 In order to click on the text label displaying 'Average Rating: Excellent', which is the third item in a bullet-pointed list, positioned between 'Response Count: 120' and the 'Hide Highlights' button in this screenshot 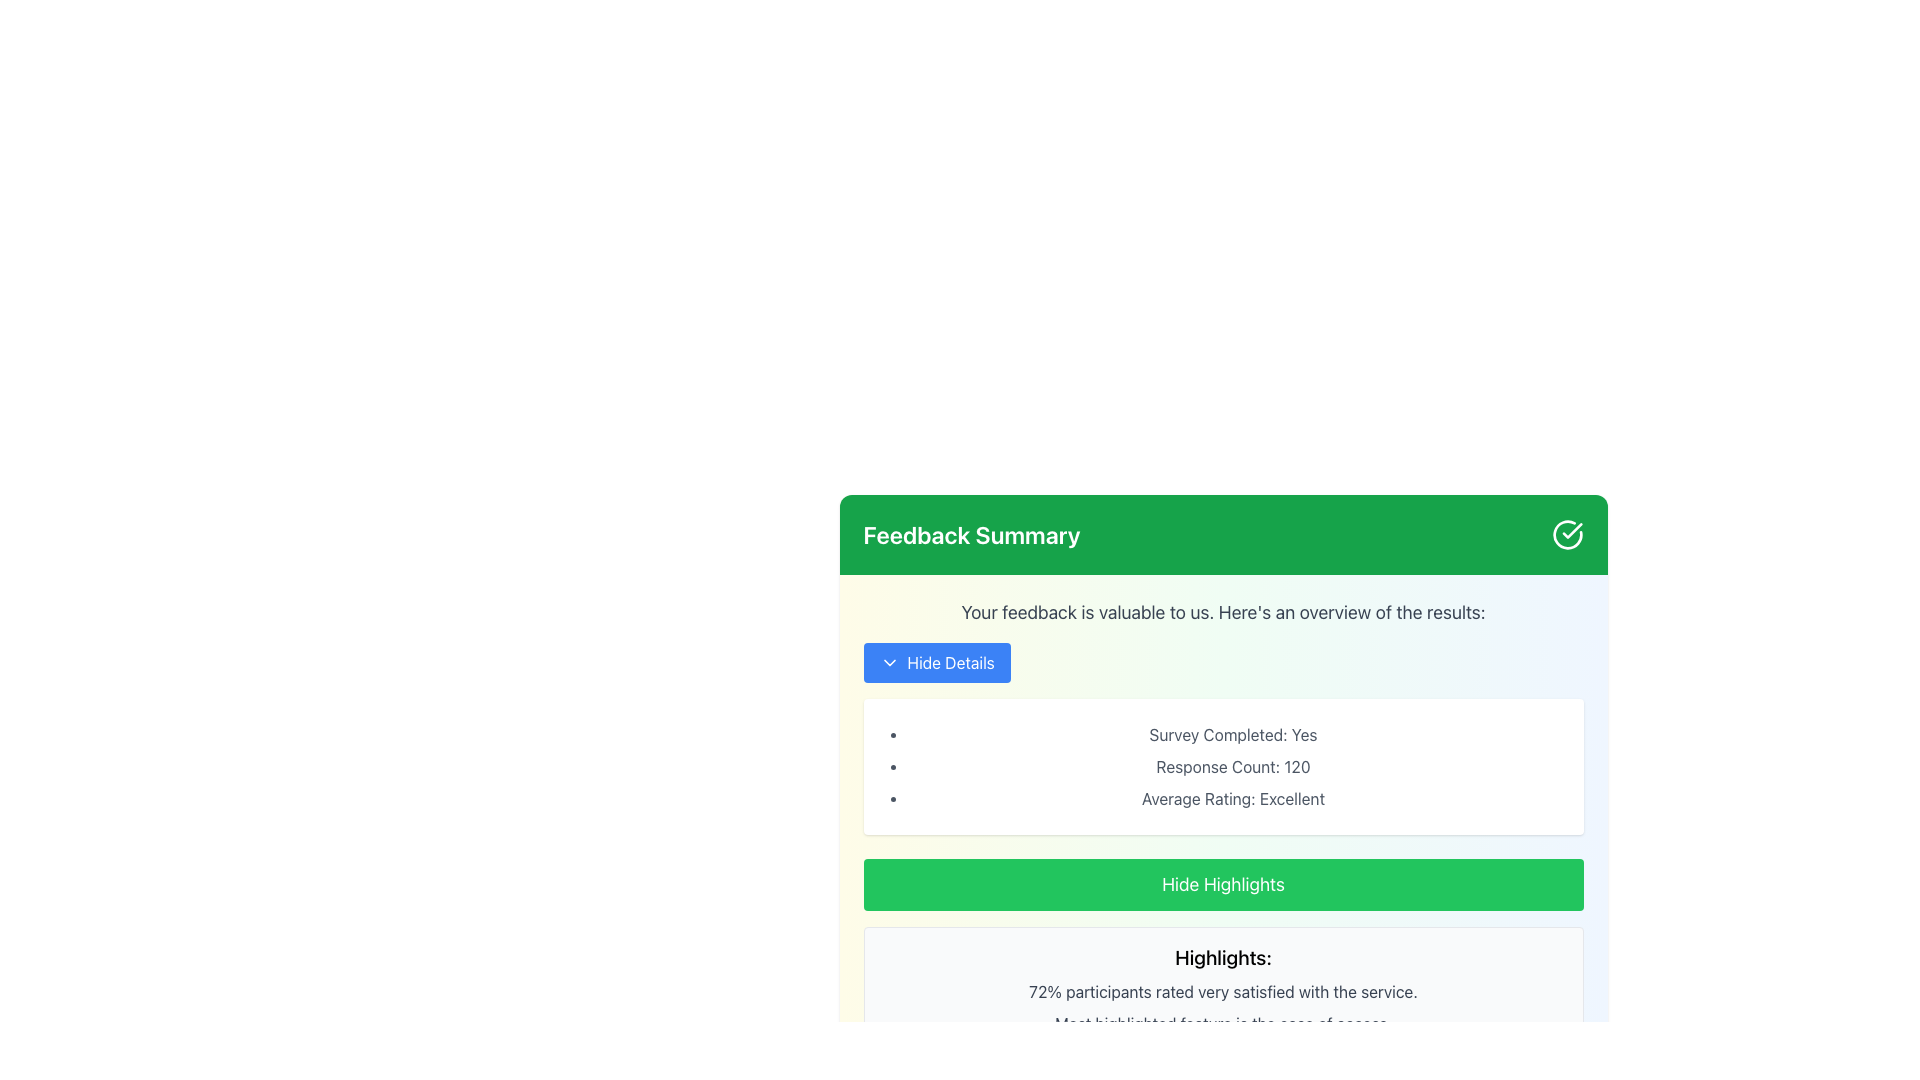, I will do `click(1232, 797)`.